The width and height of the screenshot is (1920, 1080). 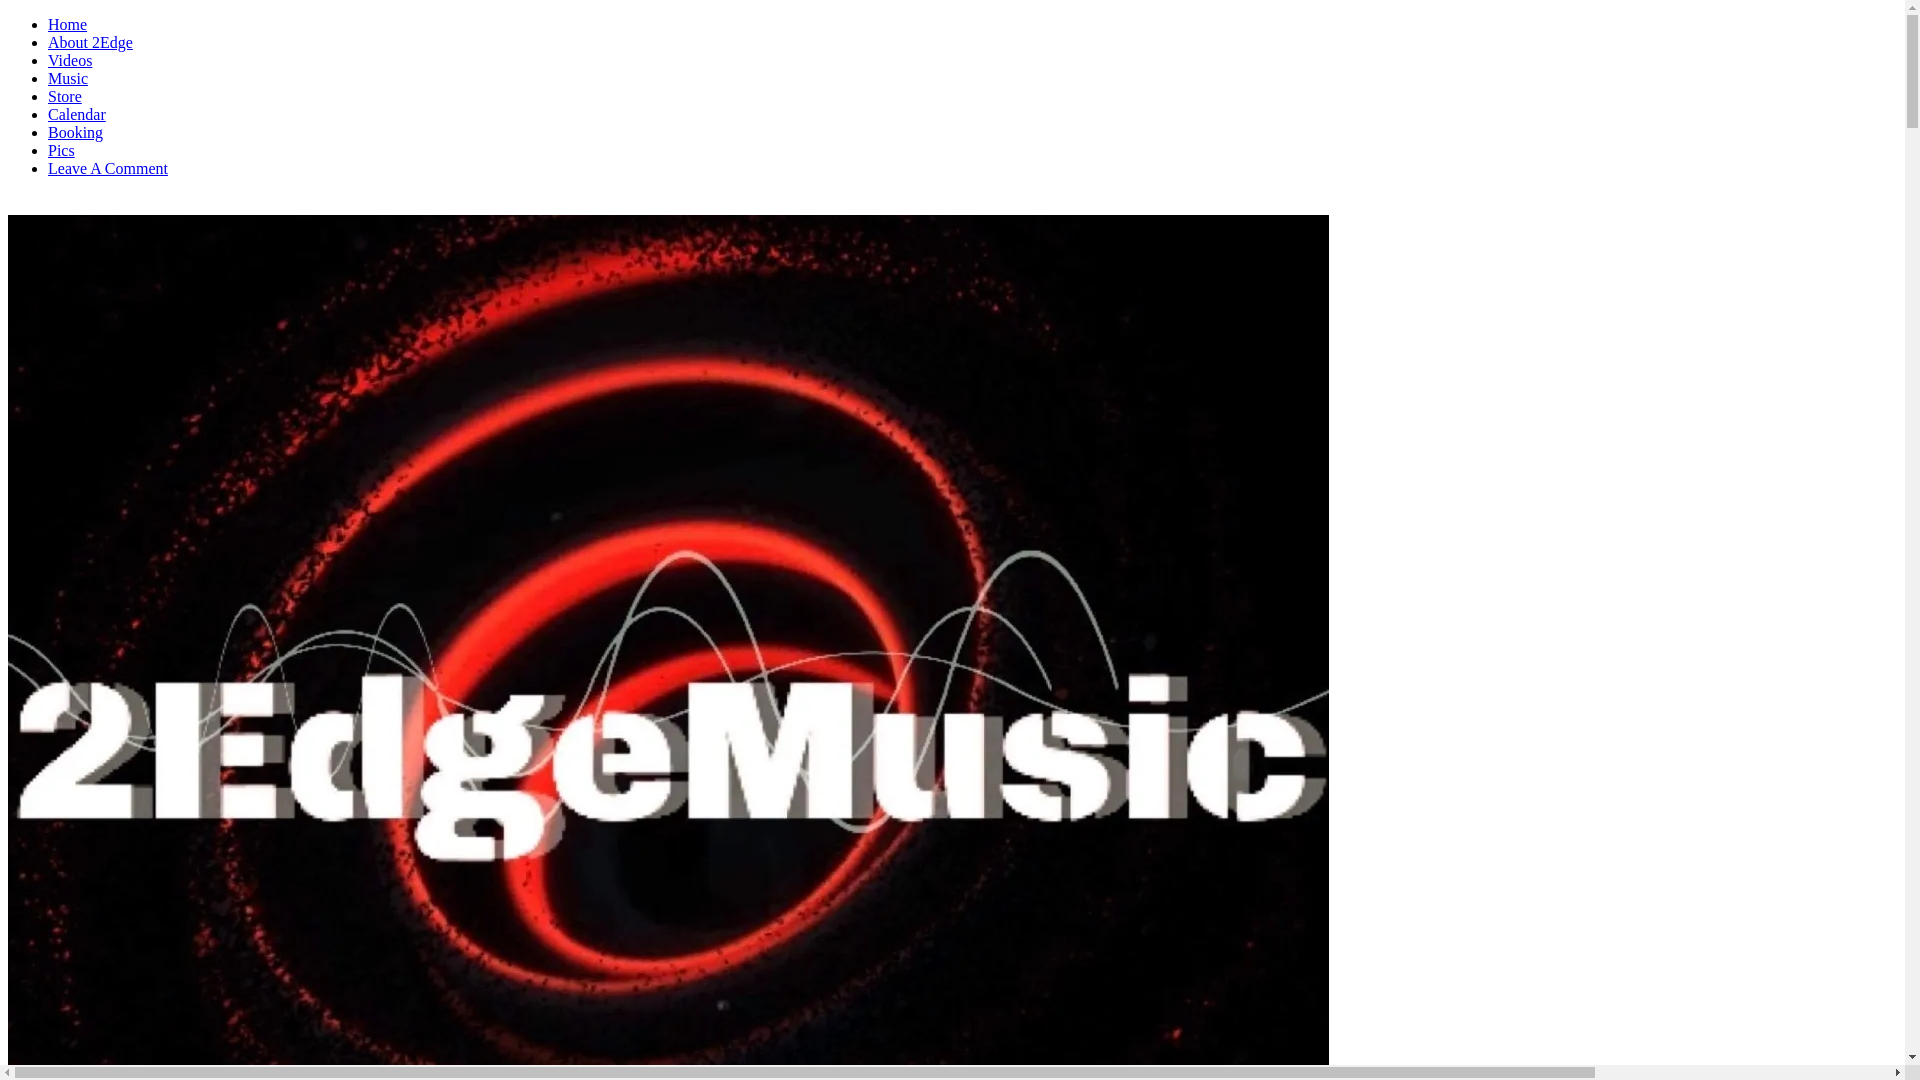 I want to click on 'Leave A Comment', so click(x=106, y=167).